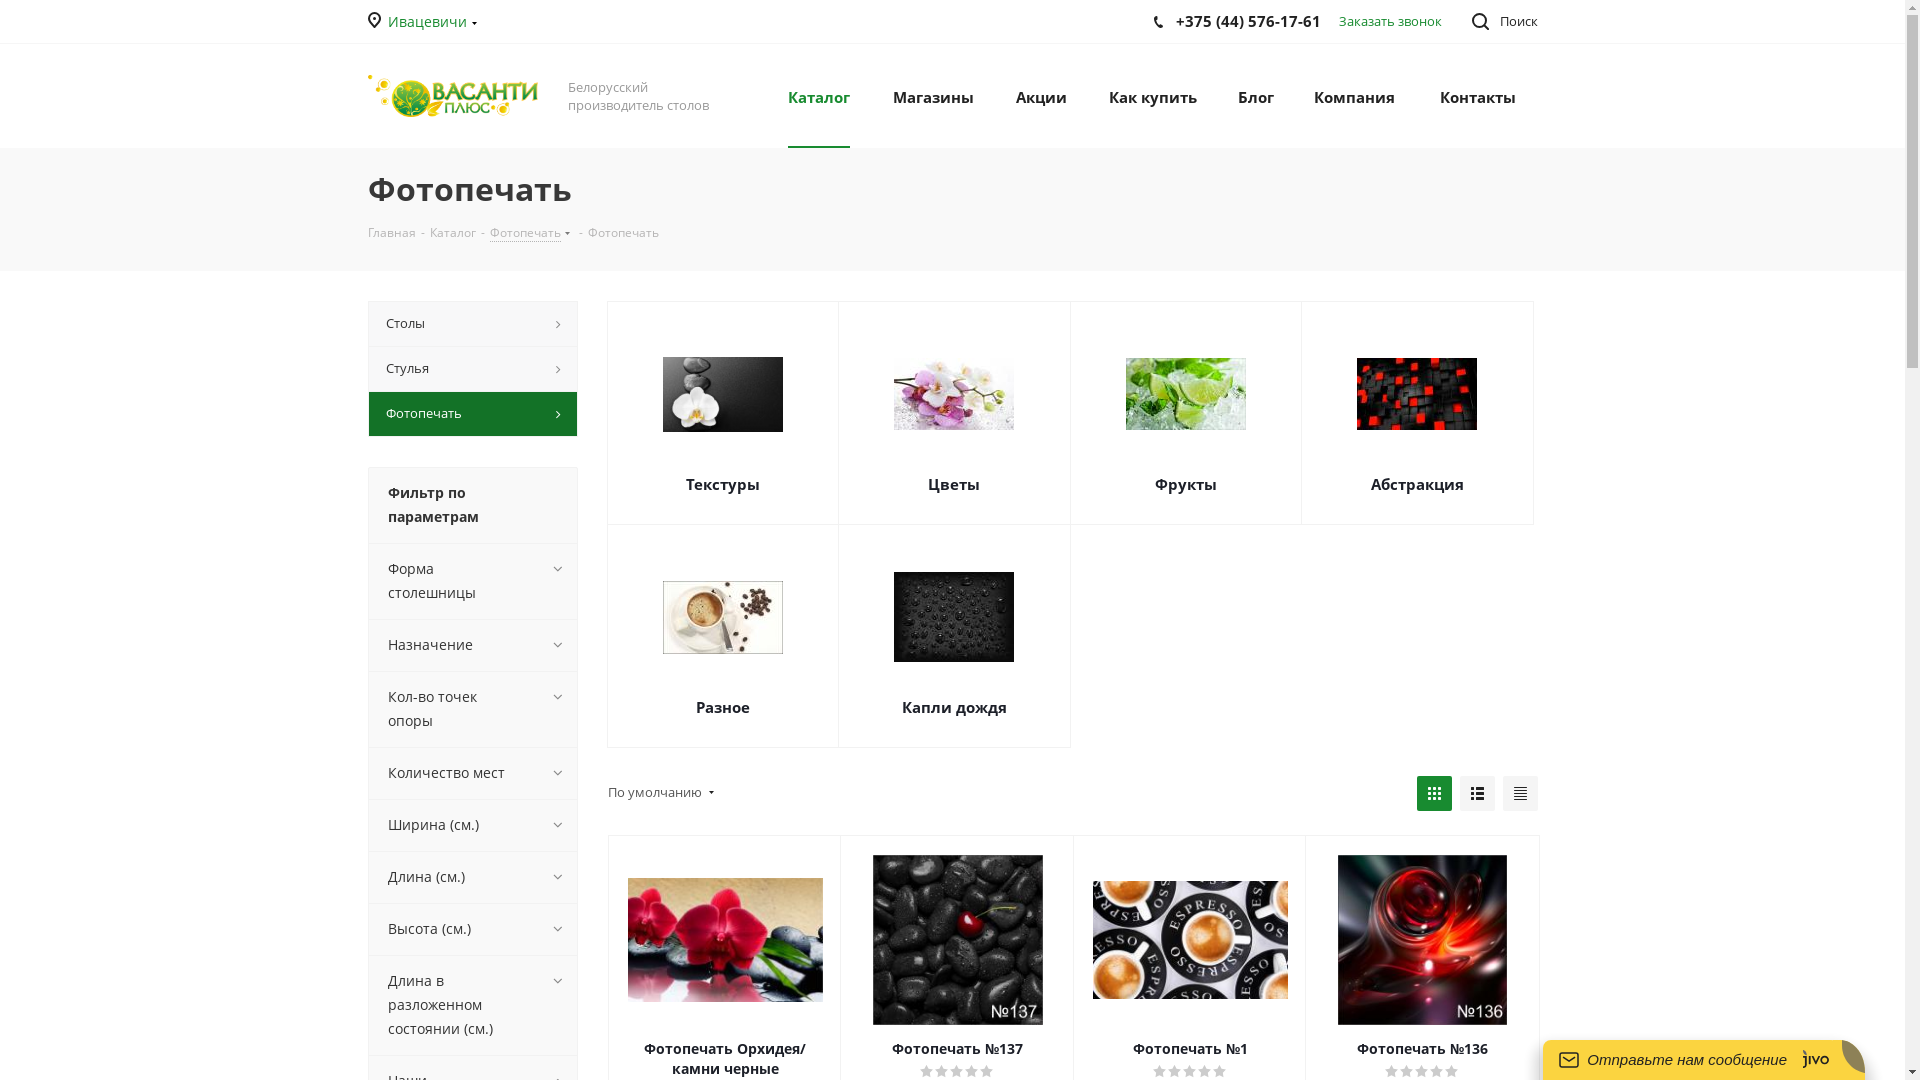  What do you see at coordinates (1175, 1071) in the screenshot?
I see `'2'` at bounding box center [1175, 1071].